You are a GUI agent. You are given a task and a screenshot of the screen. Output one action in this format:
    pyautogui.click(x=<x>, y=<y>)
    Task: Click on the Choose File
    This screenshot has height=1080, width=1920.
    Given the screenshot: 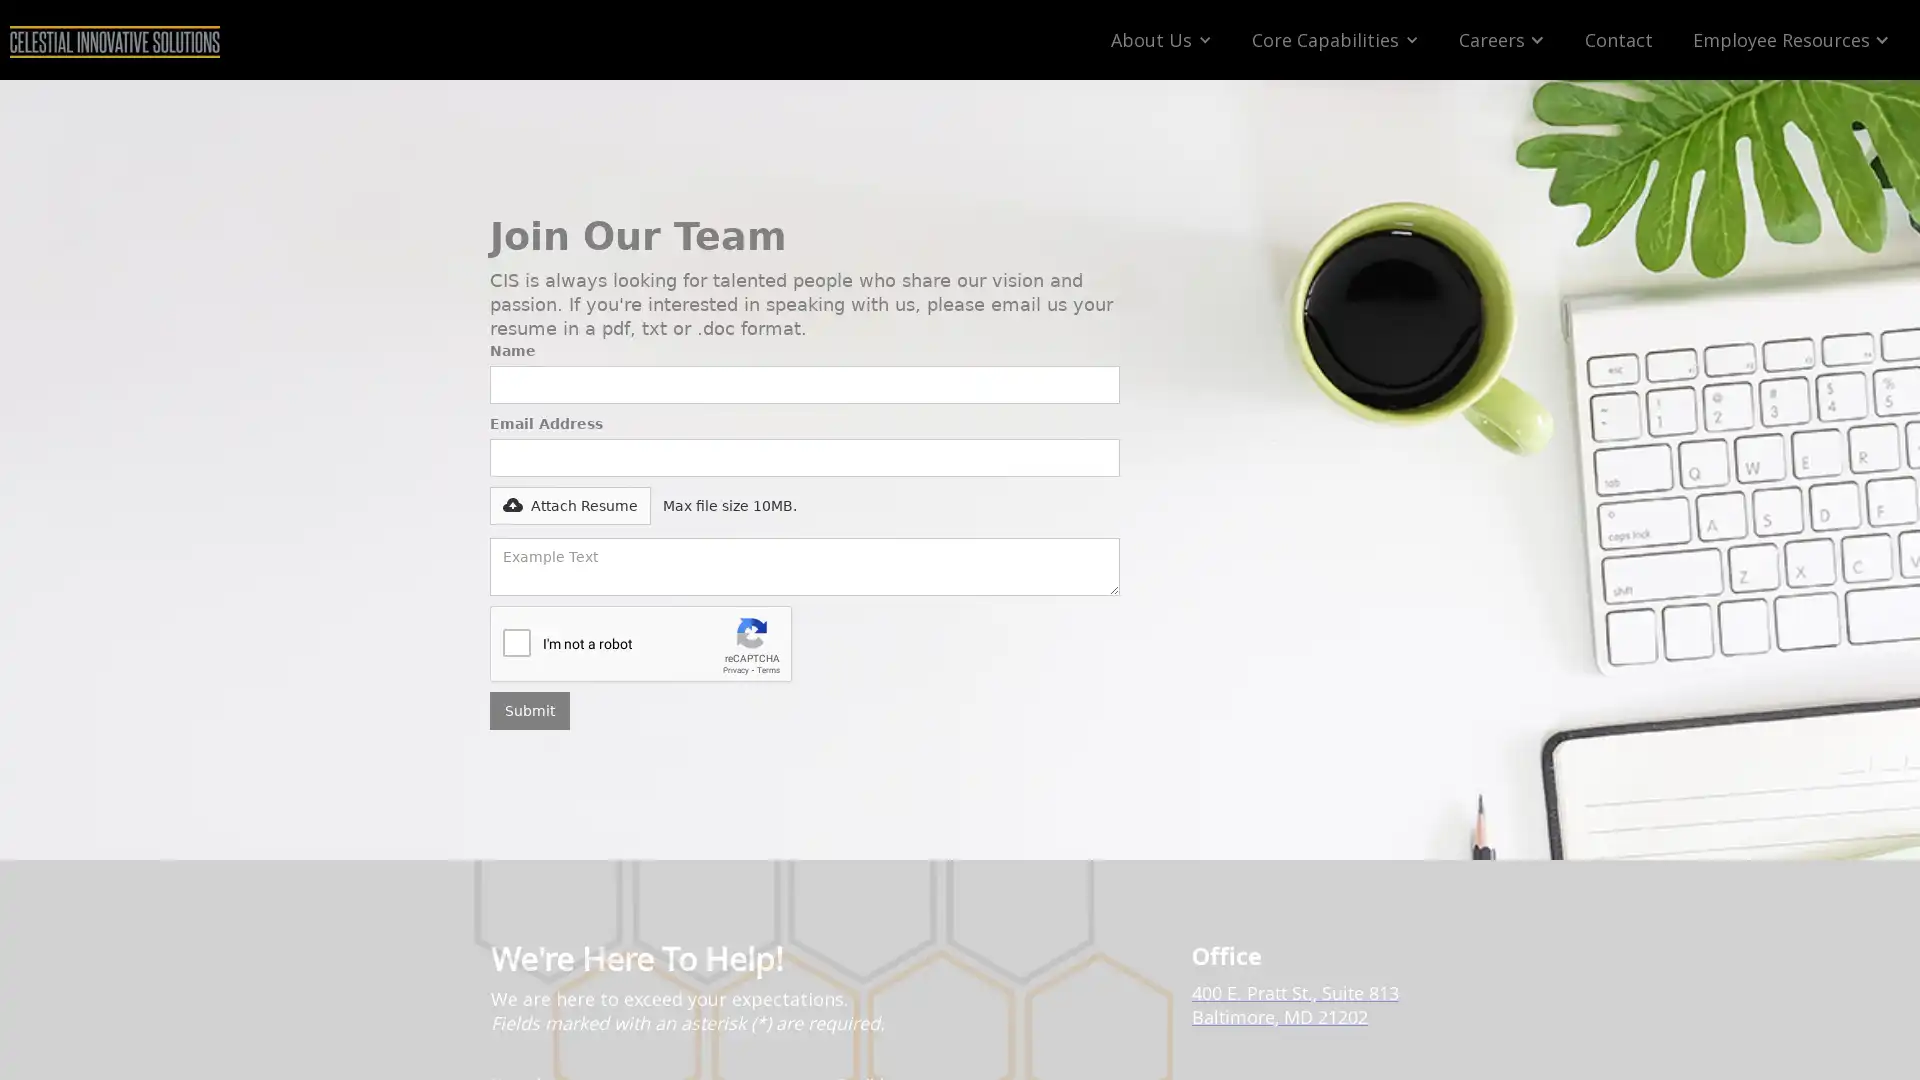 What is the action you would take?
    pyautogui.click(x=538, y=496)
    